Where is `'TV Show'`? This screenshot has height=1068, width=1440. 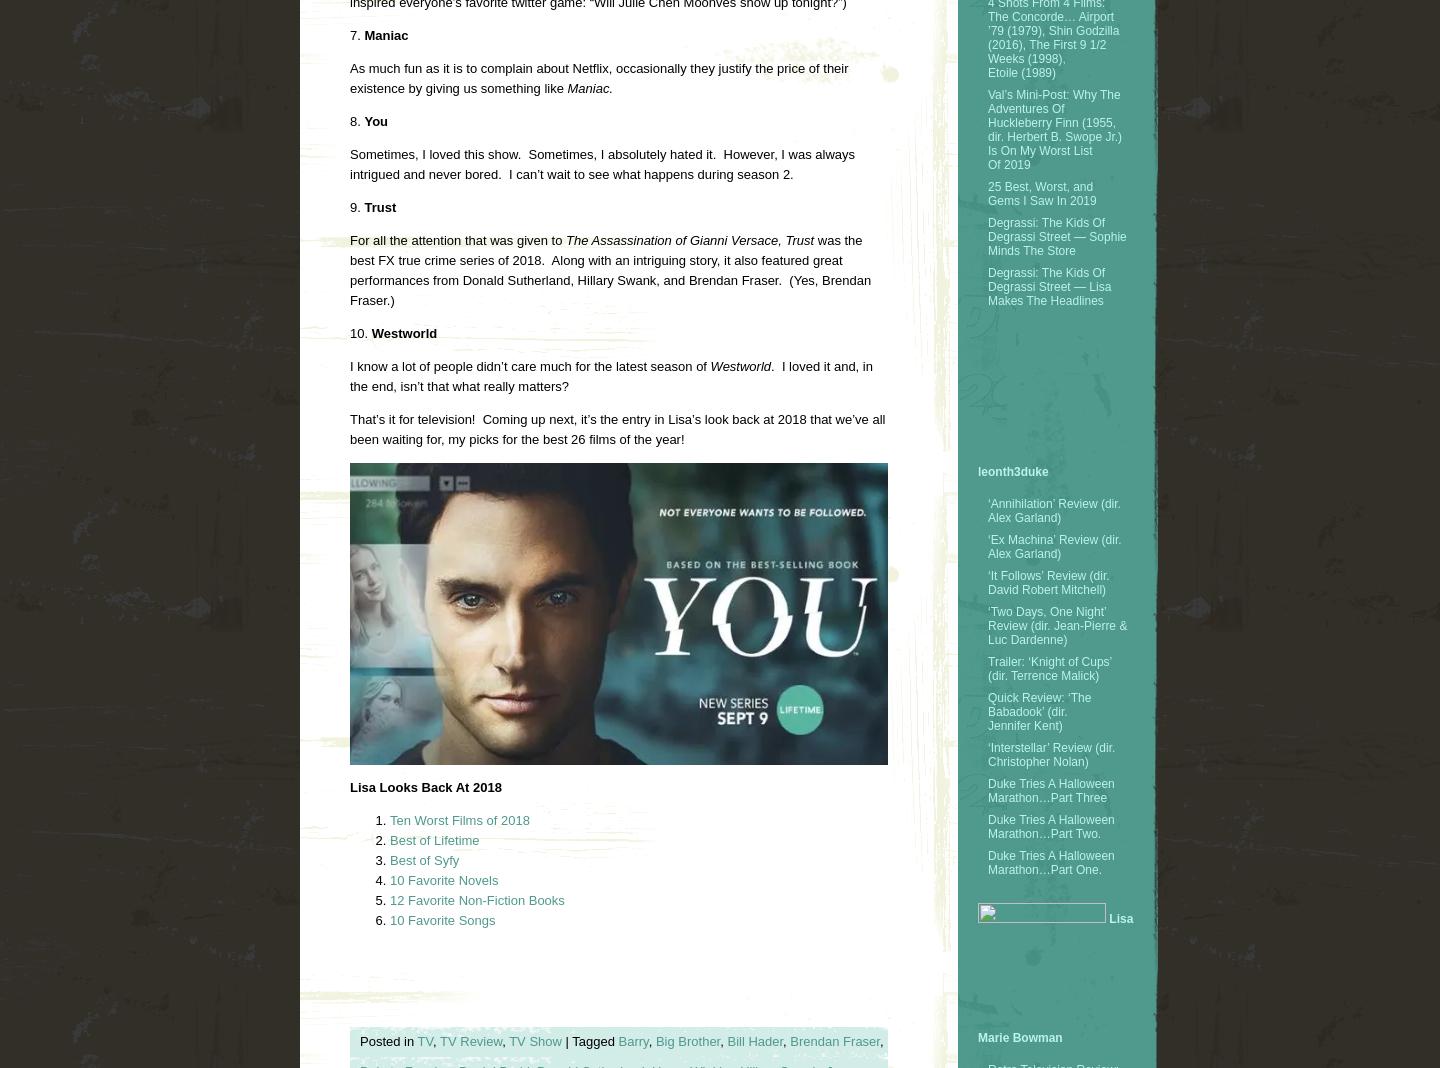 'TV Show' is located at coordinates (533, 1041).